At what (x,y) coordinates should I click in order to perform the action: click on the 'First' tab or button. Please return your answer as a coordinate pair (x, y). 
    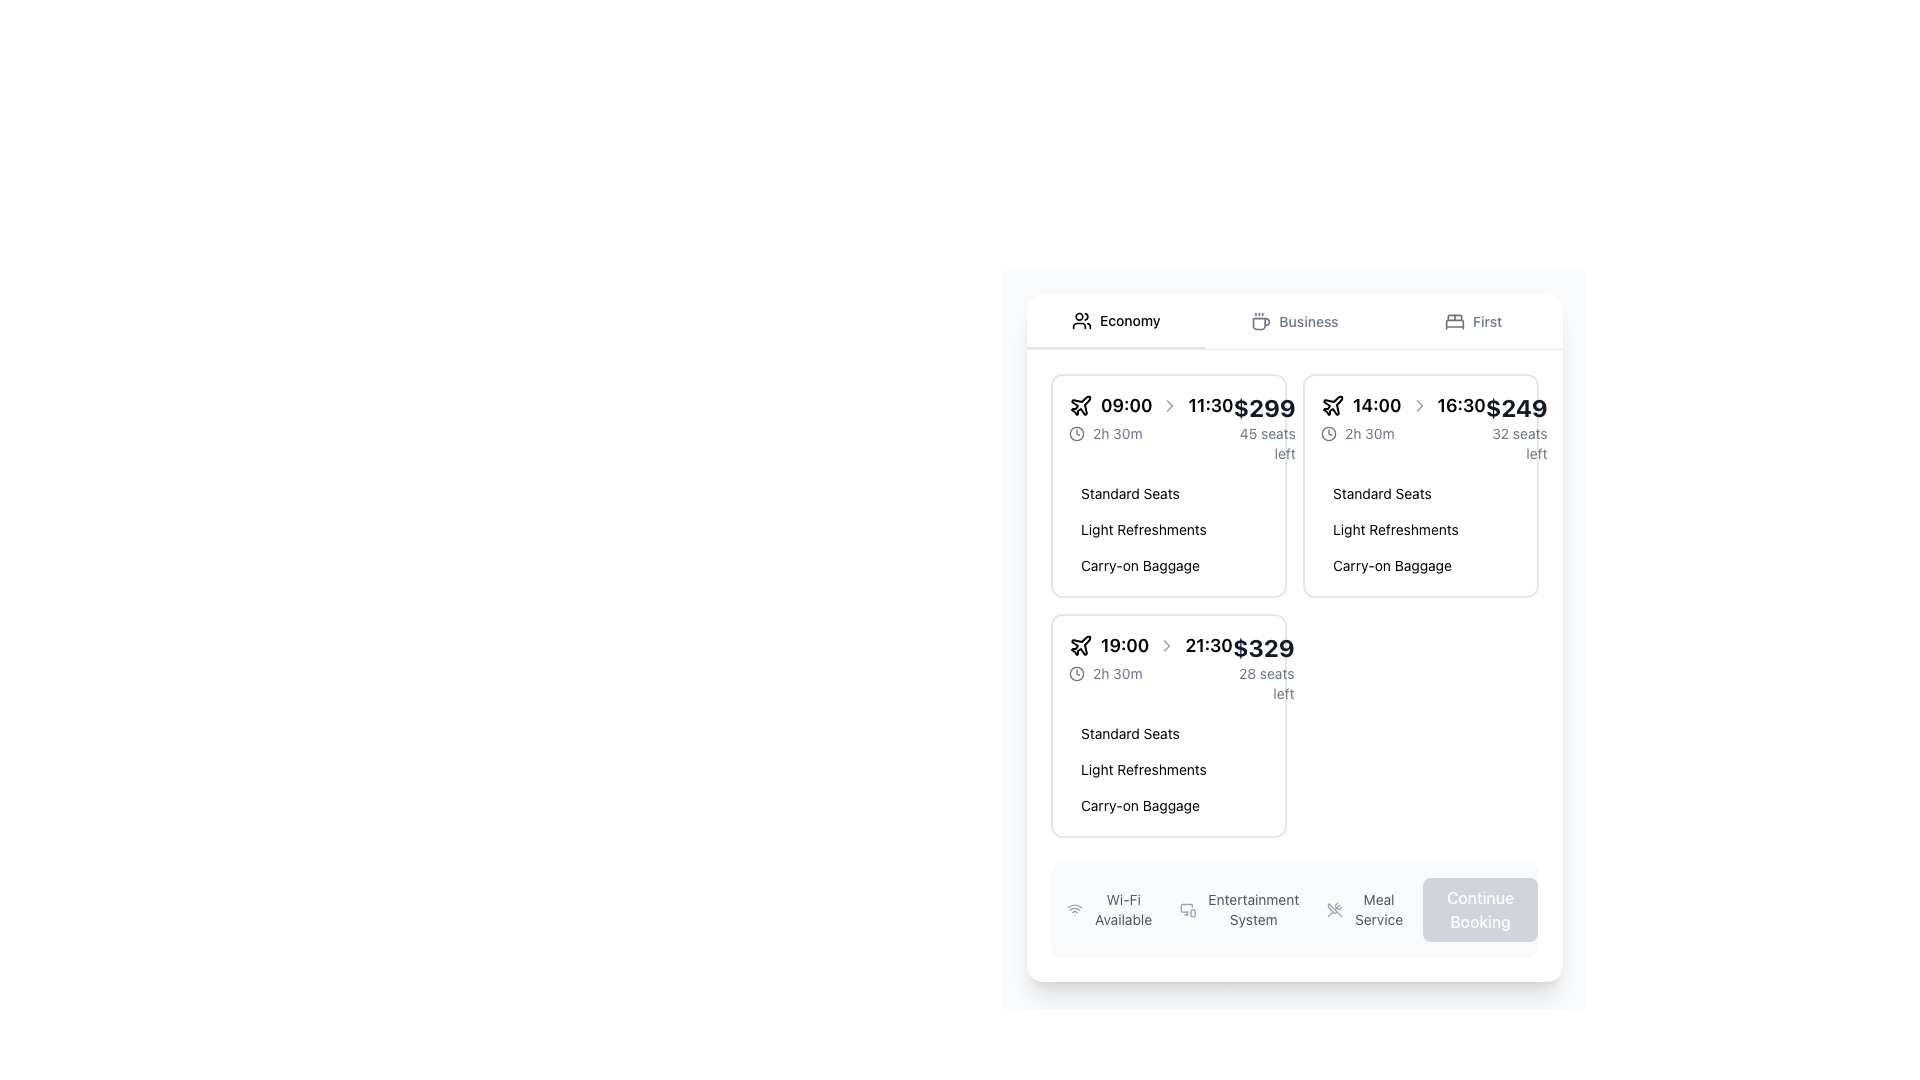
    Looking at the image, I should click on (1473, 320).